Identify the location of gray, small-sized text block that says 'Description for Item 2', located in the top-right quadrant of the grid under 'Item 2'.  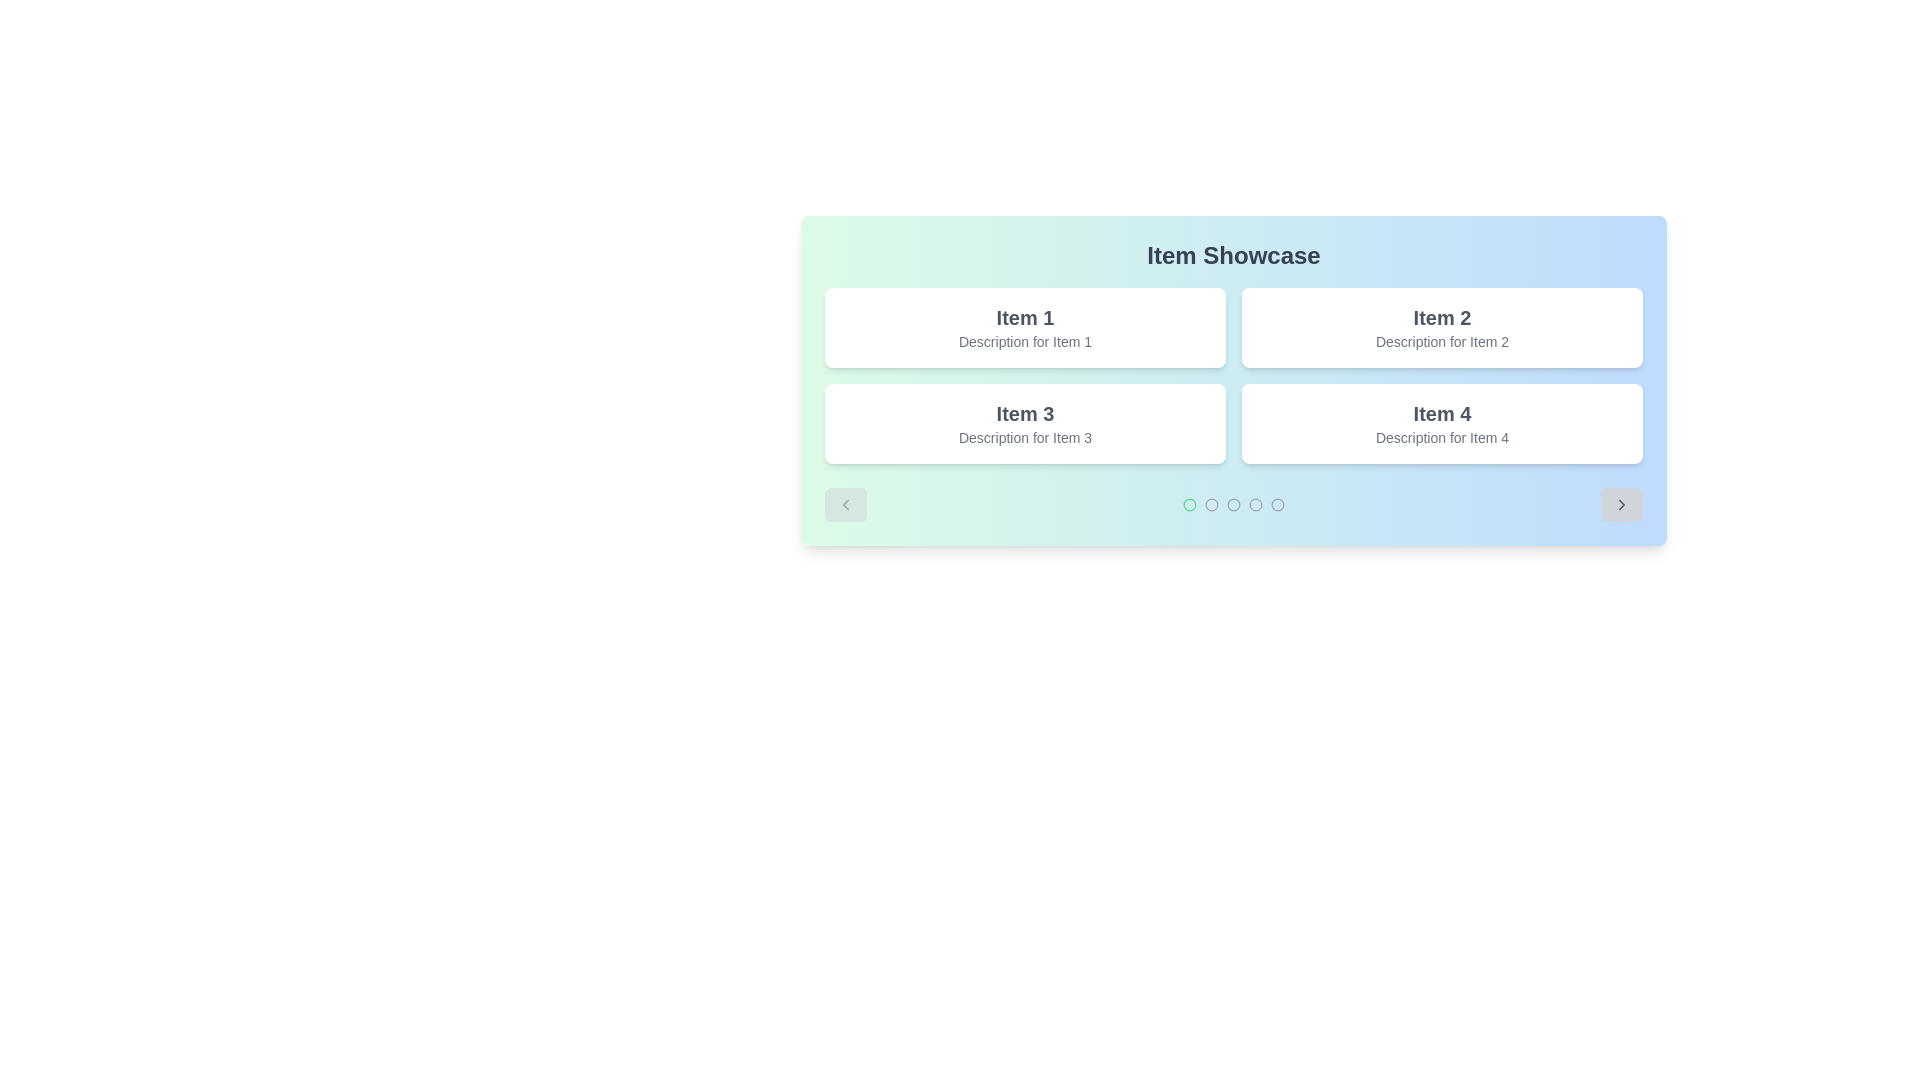
(1442, 341).